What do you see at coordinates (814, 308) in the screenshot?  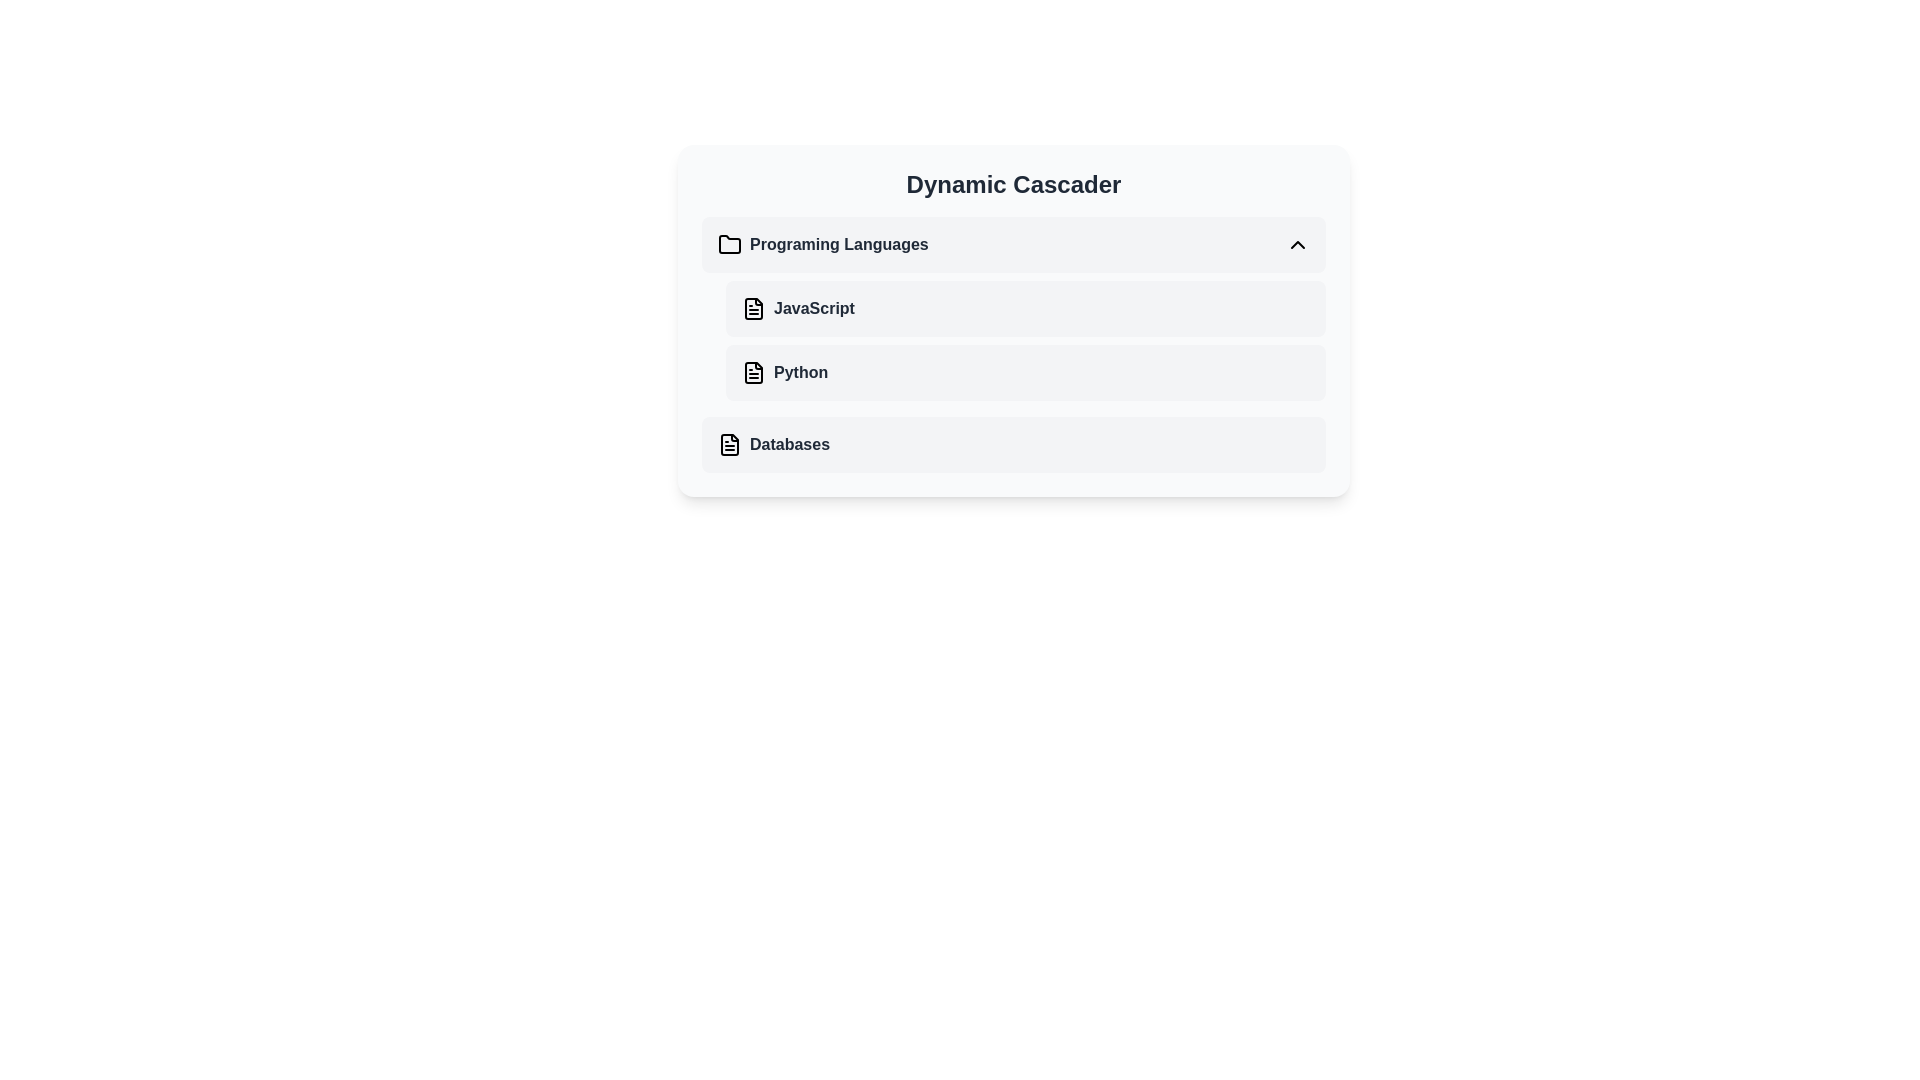 I see `the 'JavaScript' text label, which is bold dark gray and part of the 'Dynamic Cascader' section under 'Programming Languages'` at bounding box center [814, 308].